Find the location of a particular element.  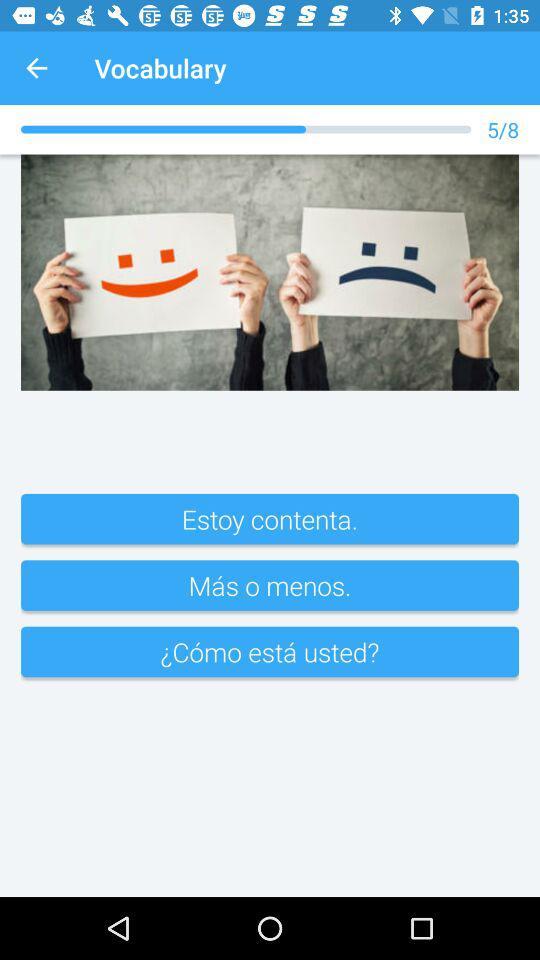

the icon next to vocabulary is located at coordinates (36, 68).